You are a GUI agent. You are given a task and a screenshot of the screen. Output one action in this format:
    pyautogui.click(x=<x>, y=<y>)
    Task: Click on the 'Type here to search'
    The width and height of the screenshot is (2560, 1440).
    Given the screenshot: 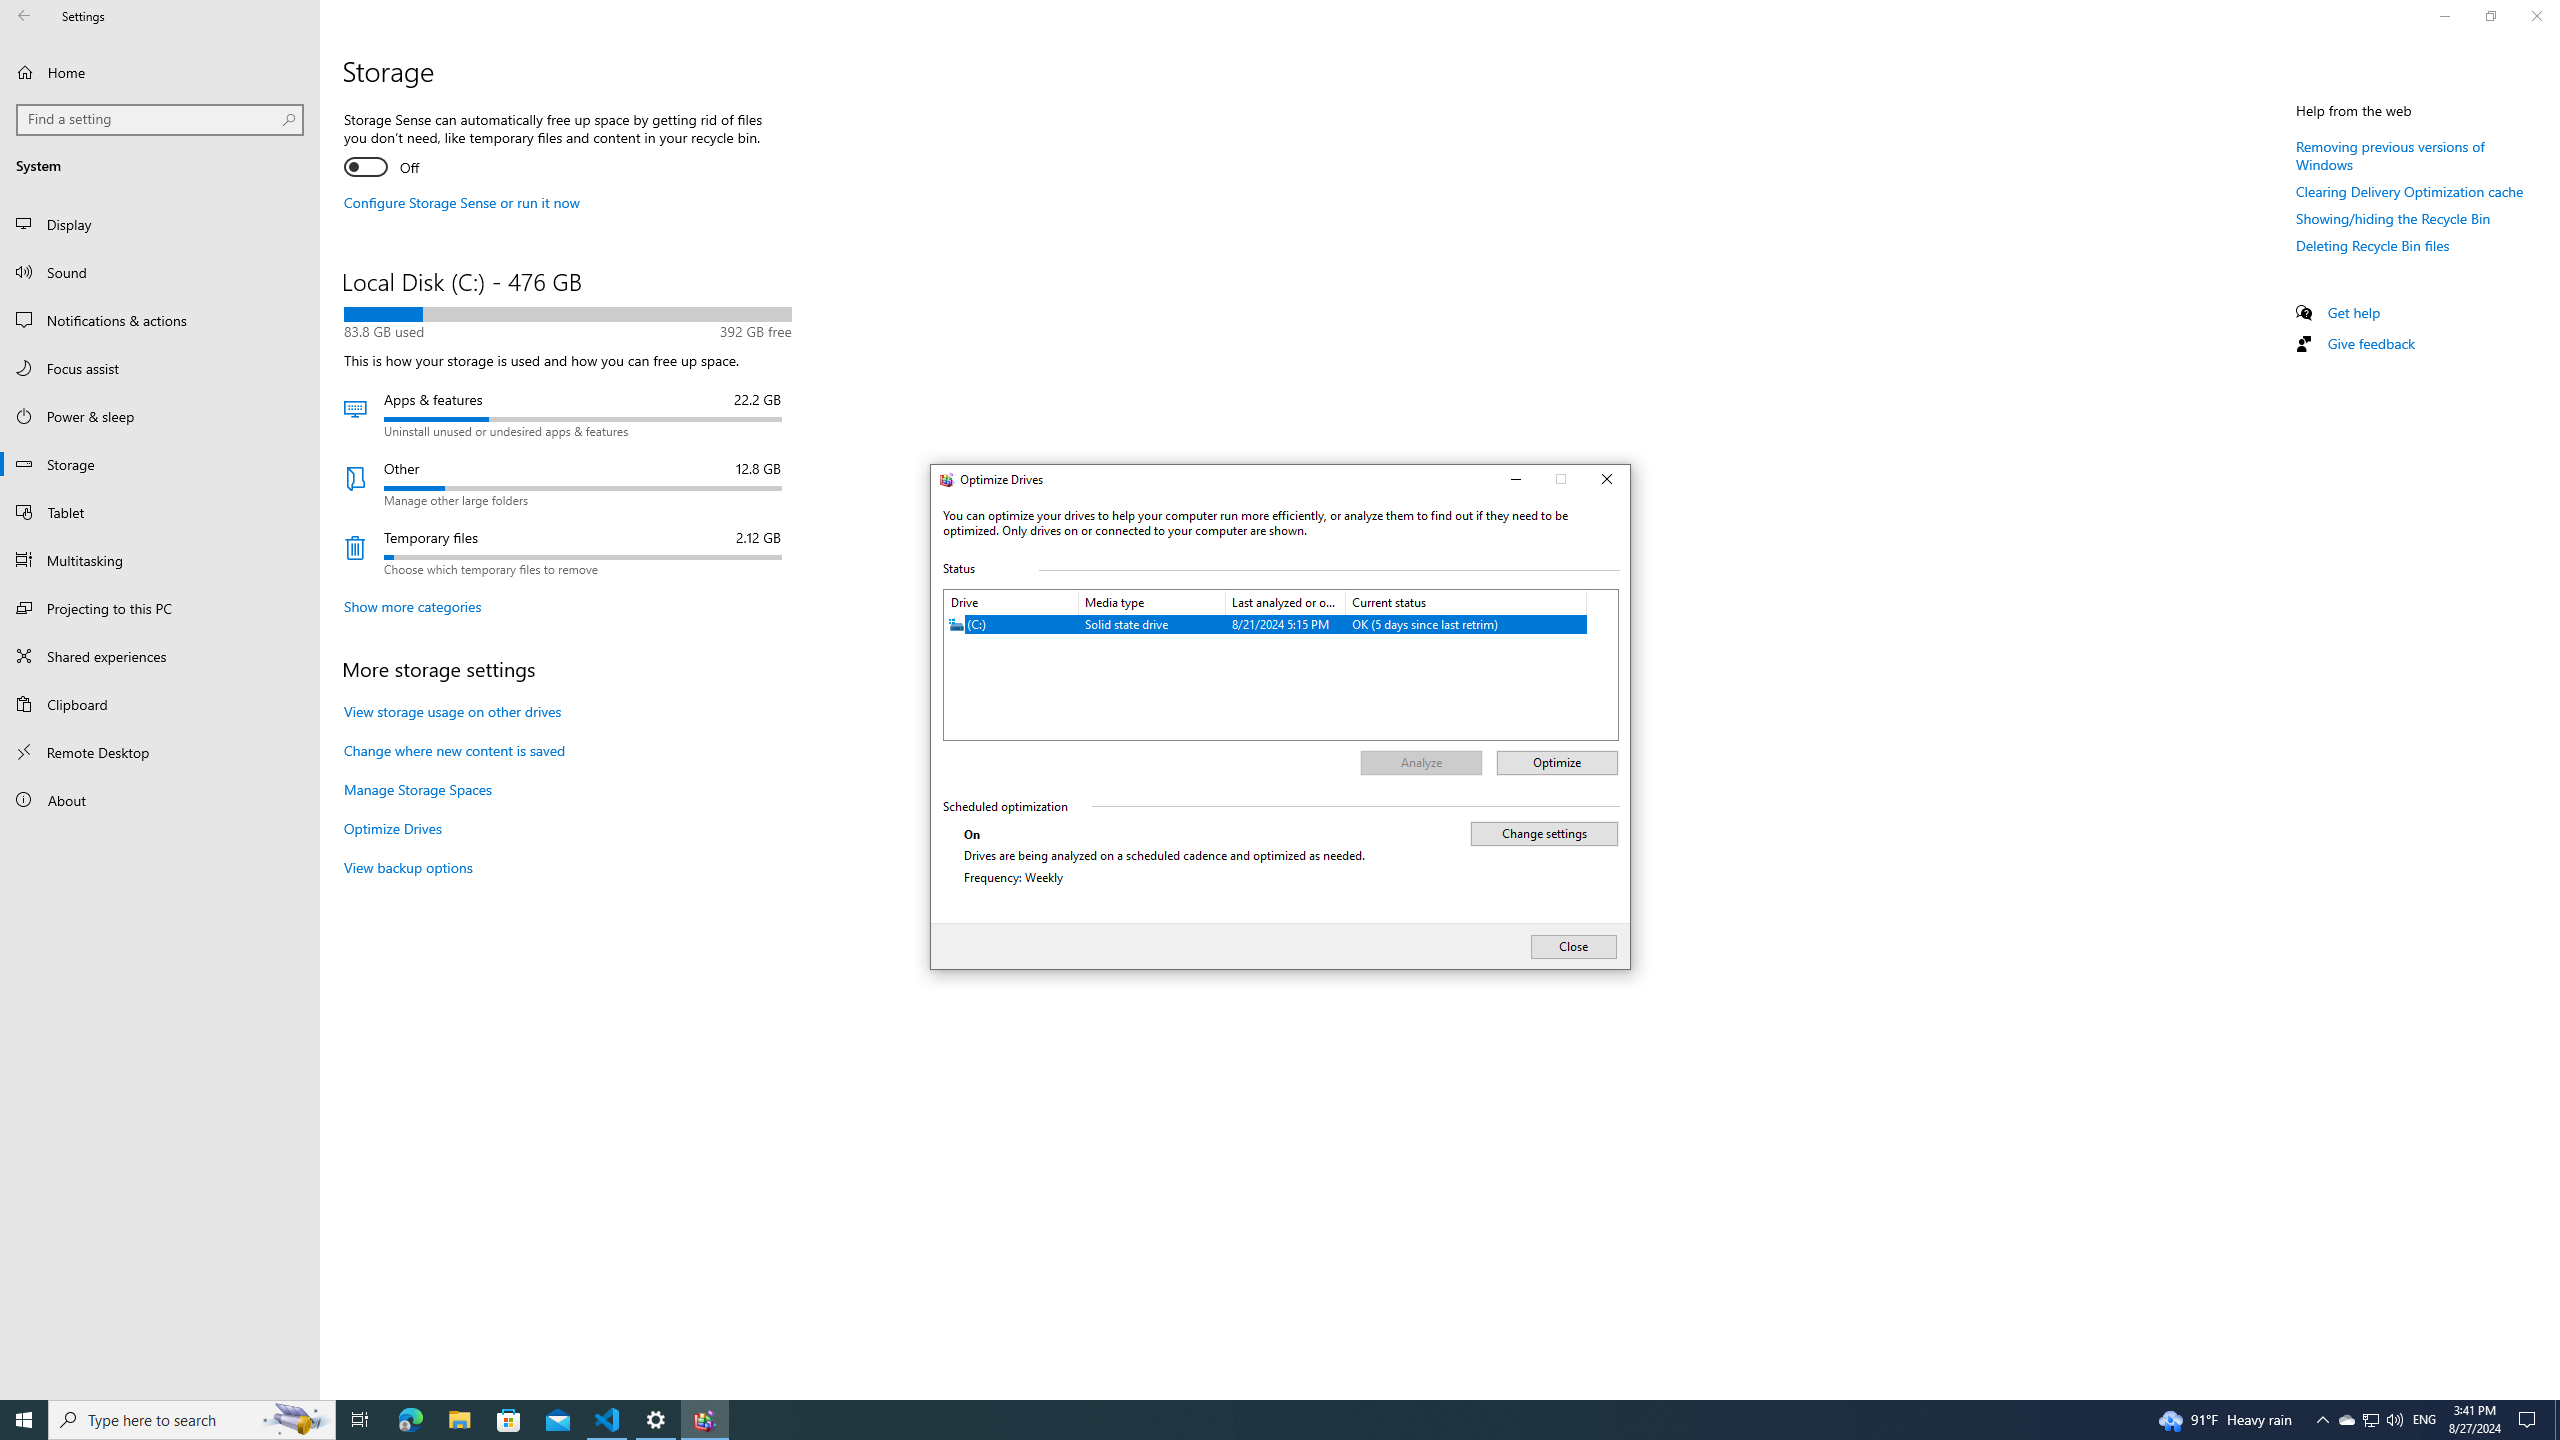 What is the action you would take?
    pyautogui.click(x=191, y=1418)
    